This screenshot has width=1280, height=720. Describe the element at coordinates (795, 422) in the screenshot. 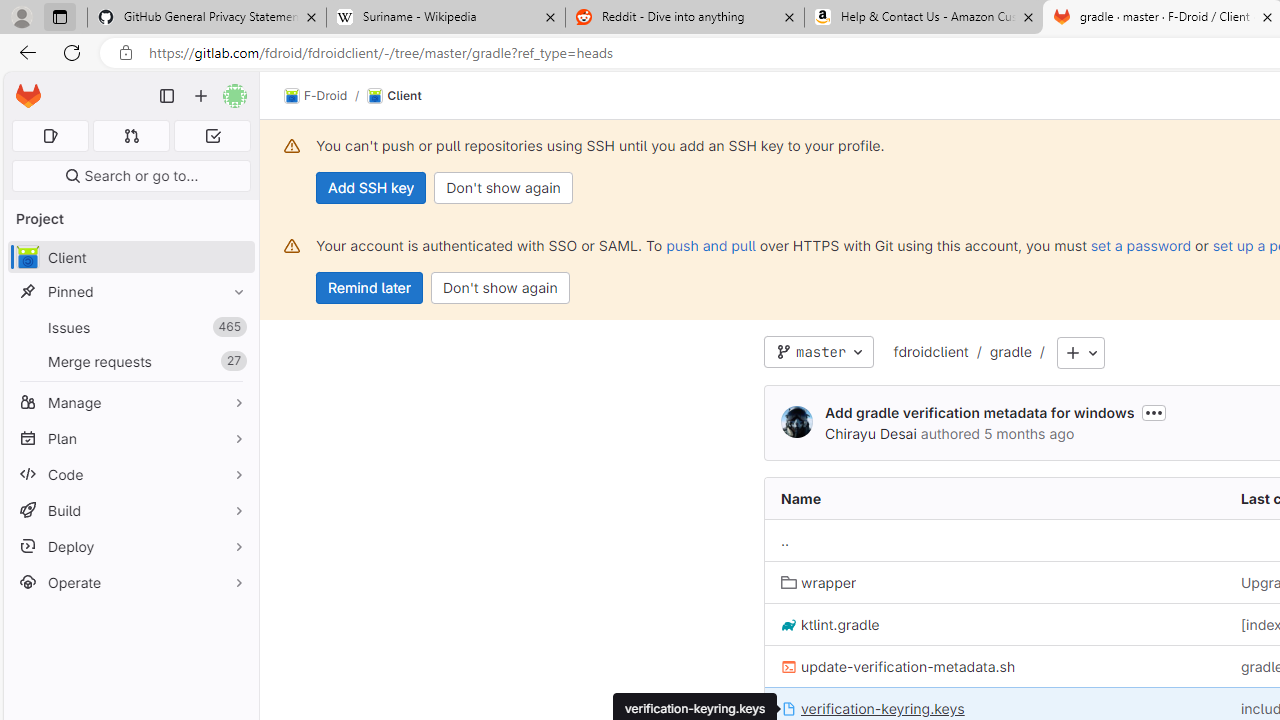

I see `'Chirayu Desai'` at that location.